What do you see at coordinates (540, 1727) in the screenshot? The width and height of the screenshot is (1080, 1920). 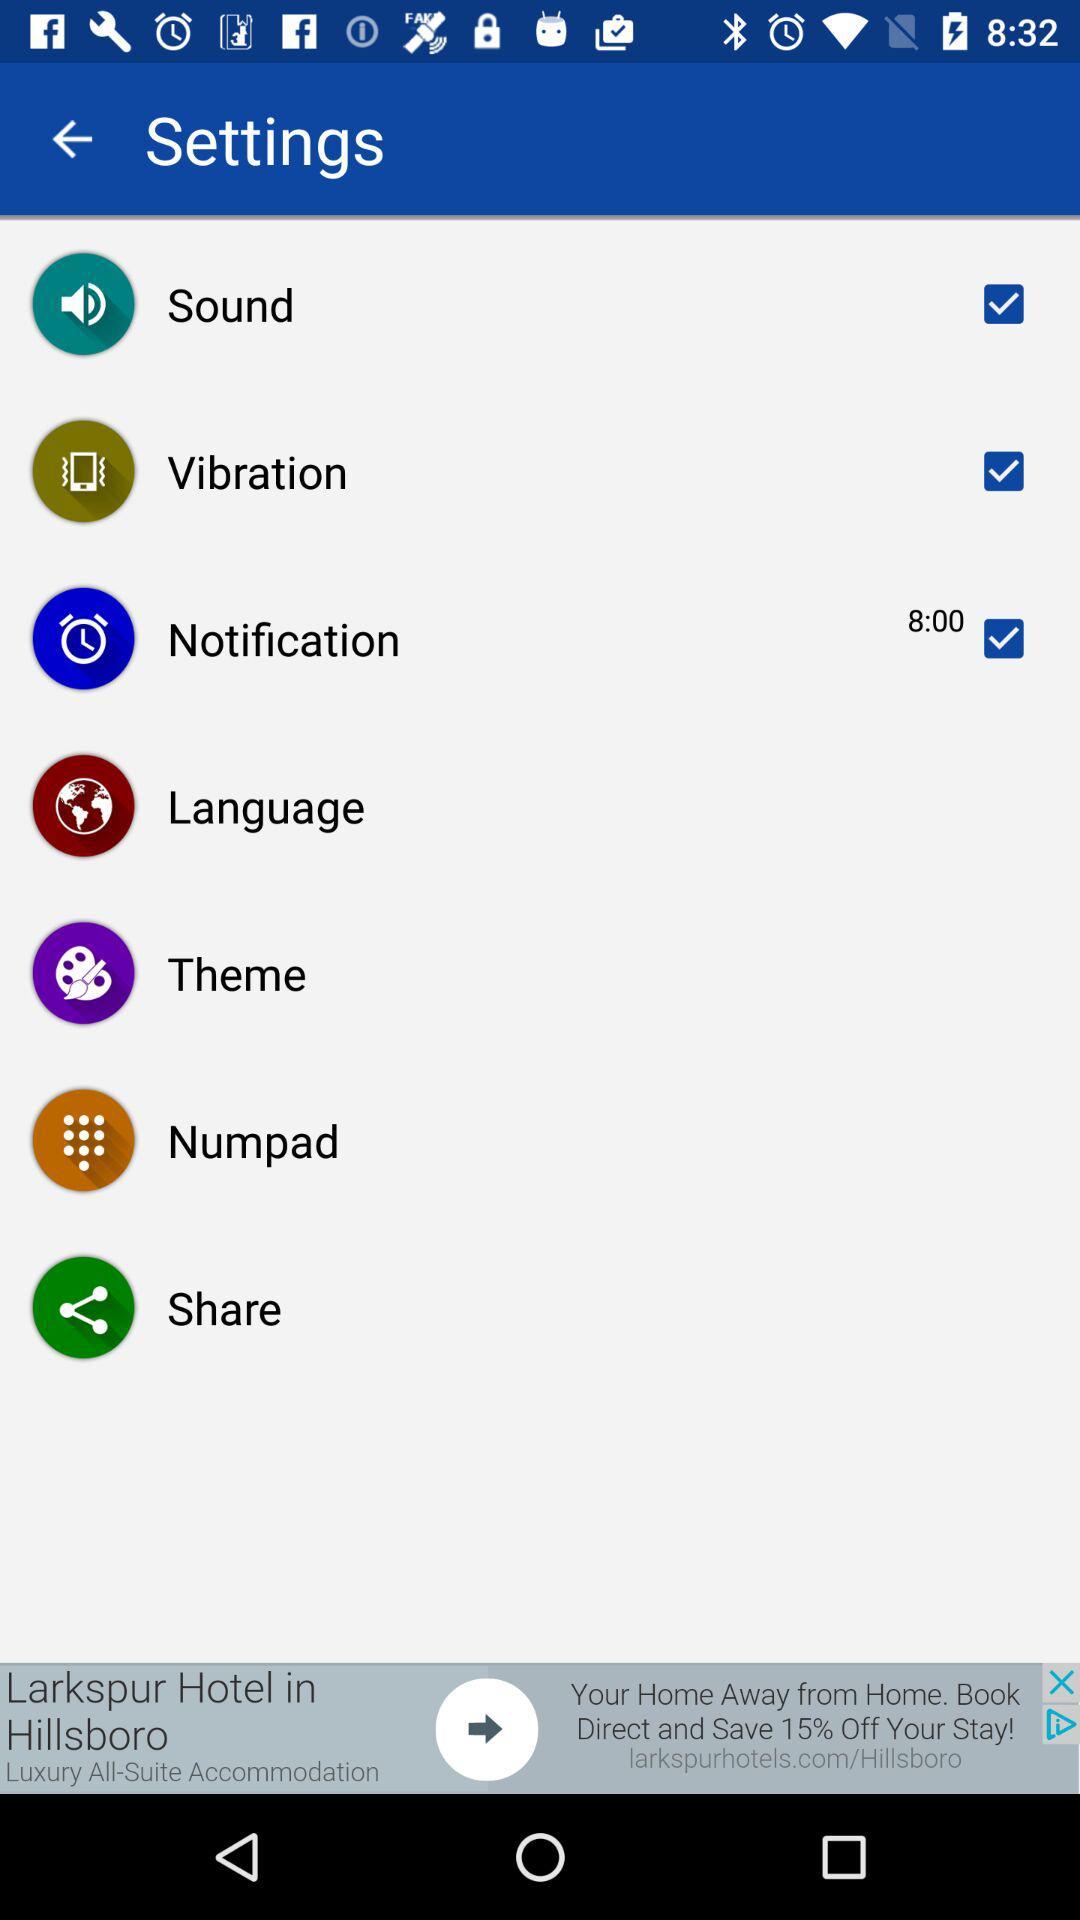 I see `opens a advertisement` at bounding box center [540, 1727].